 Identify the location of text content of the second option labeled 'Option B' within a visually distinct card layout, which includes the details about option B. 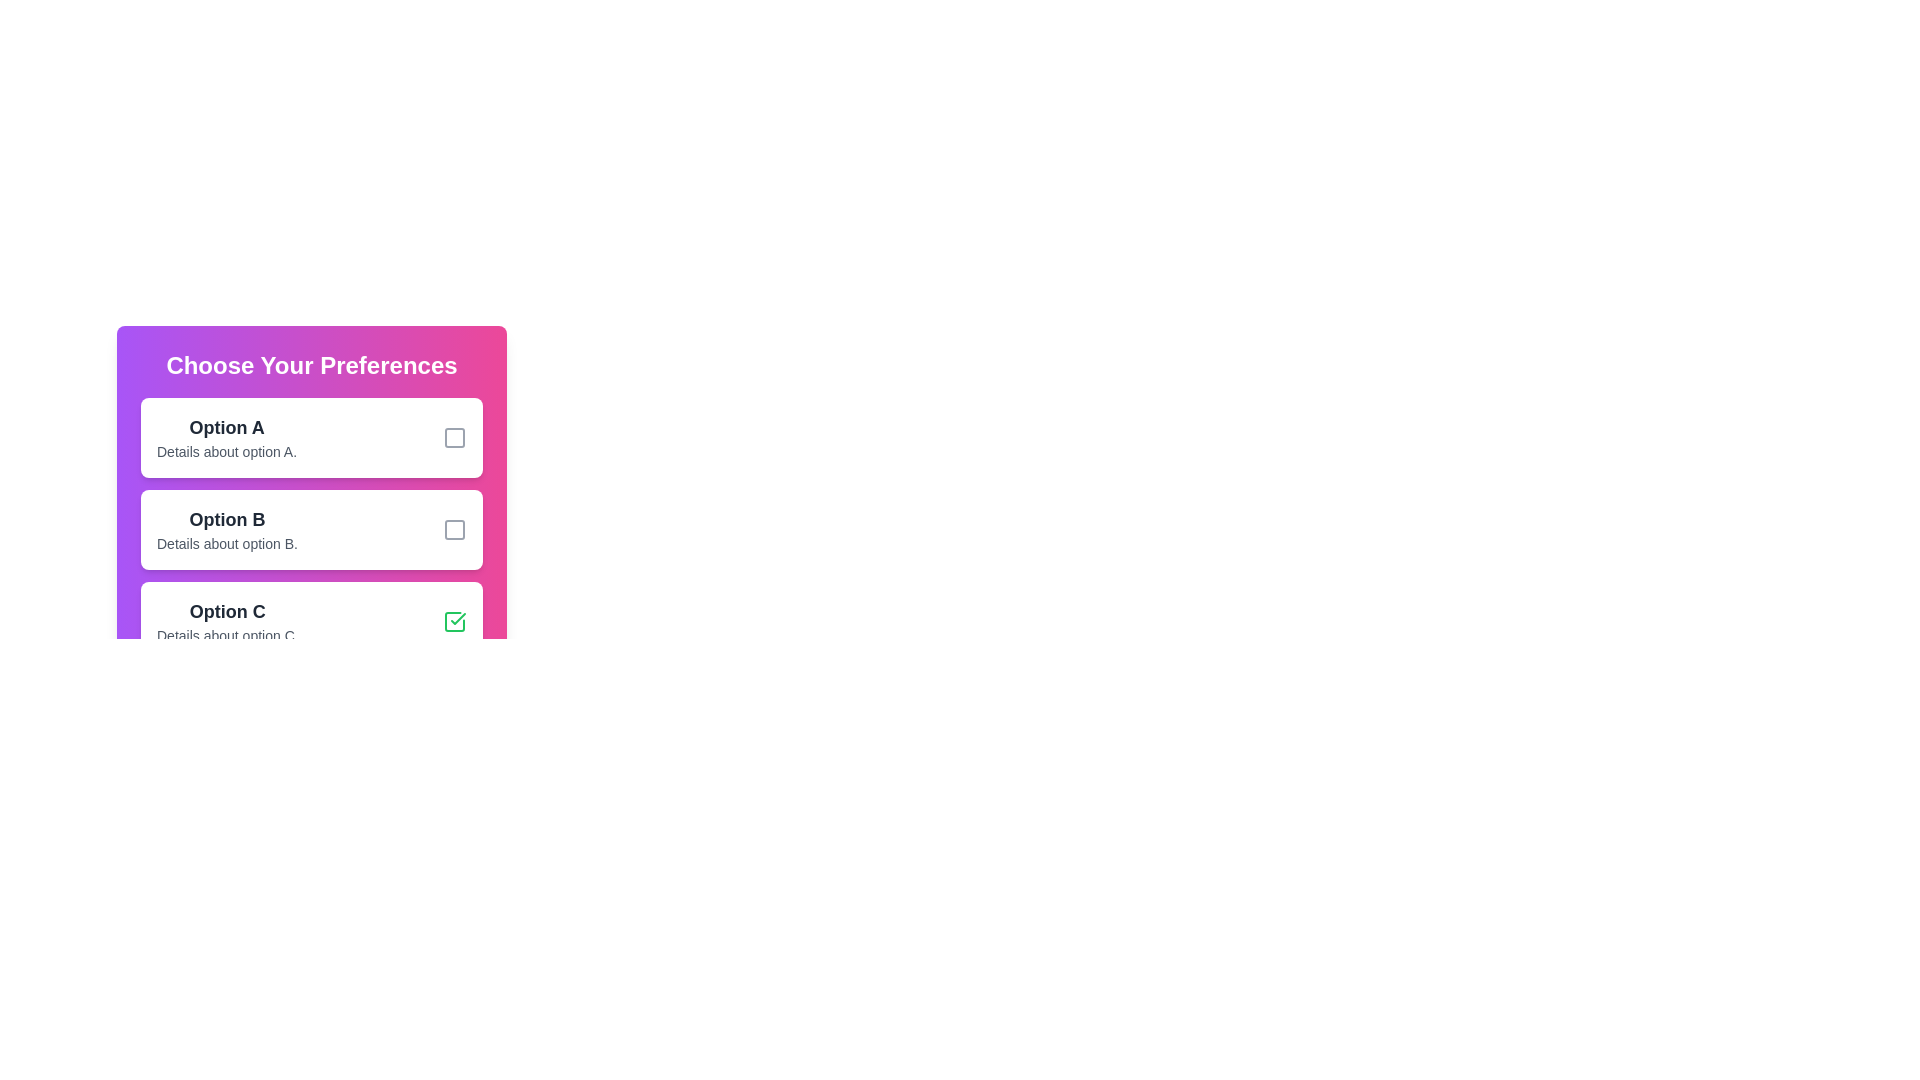
(227, 528).